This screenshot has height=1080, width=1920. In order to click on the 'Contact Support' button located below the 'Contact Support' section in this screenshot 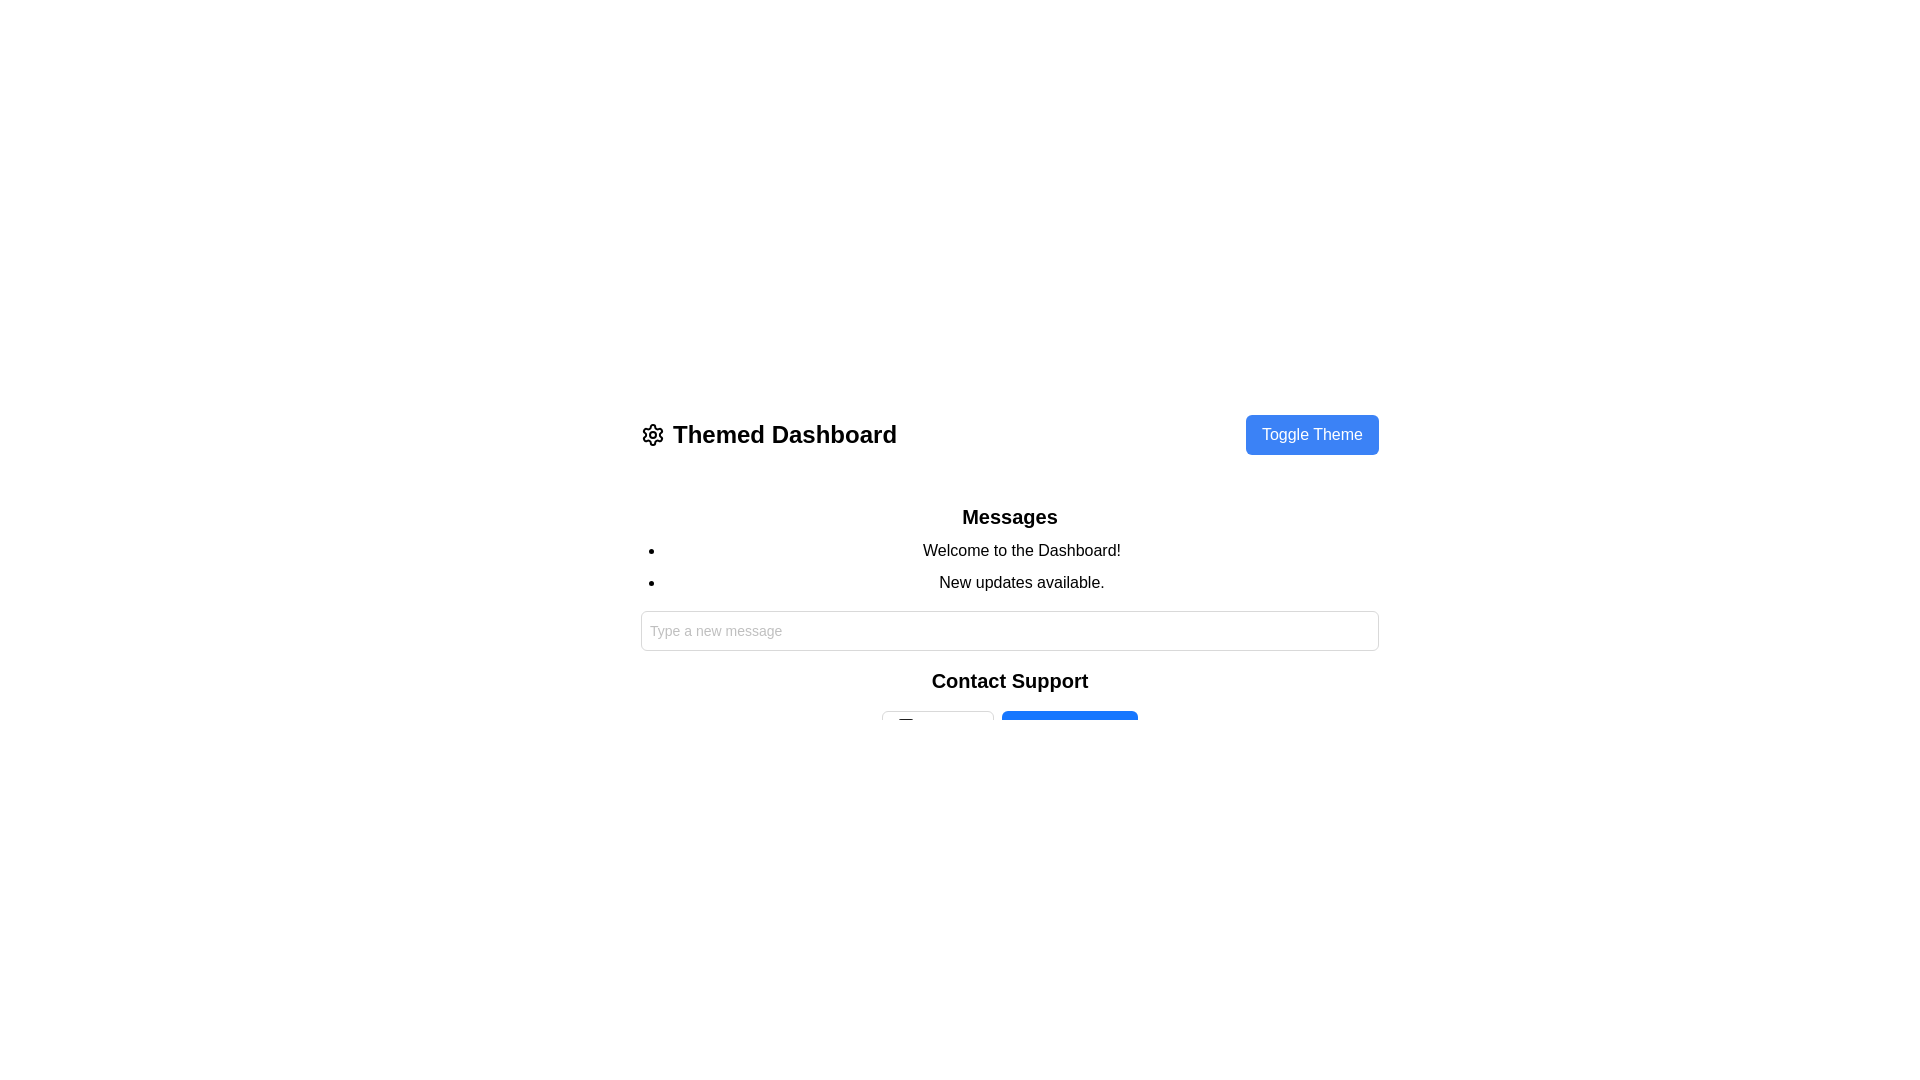, I will do `click(936, 726)`.